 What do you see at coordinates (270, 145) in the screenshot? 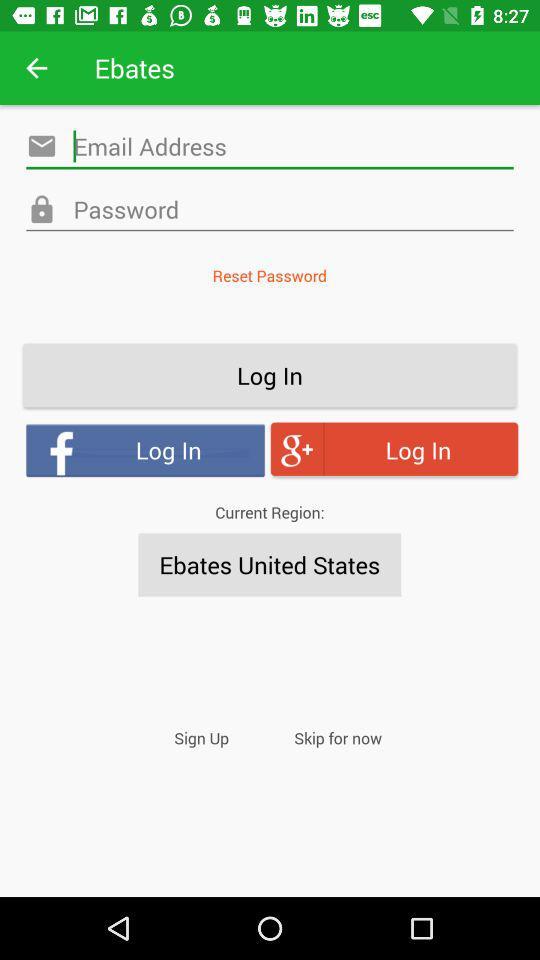
I see `email address` at bounding box center [270, 145].